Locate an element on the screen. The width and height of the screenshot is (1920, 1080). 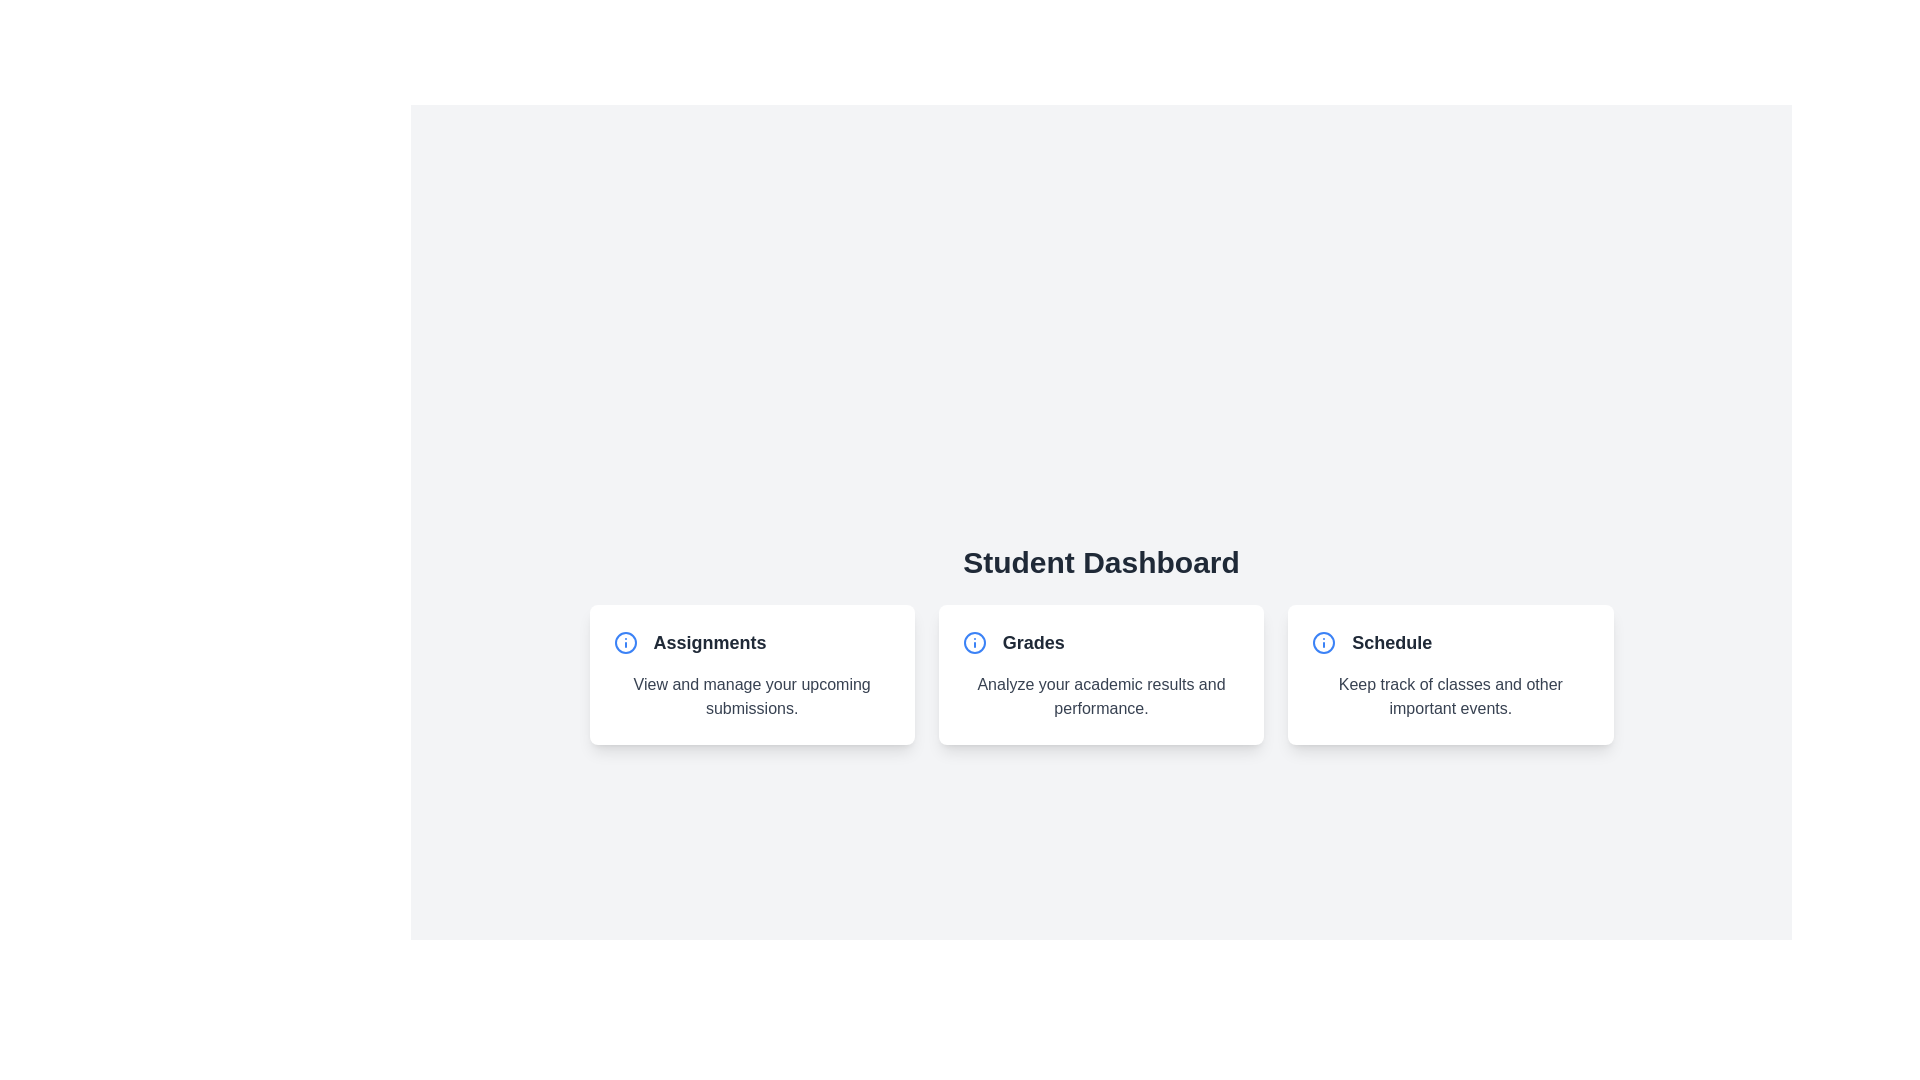
the 'Grades' text label, which is a bold, dark-gray font displayed centrally within the second card from the left in a row of three cards, located under the 'Student Dashboard' header is located at coordinates (1033, 643).